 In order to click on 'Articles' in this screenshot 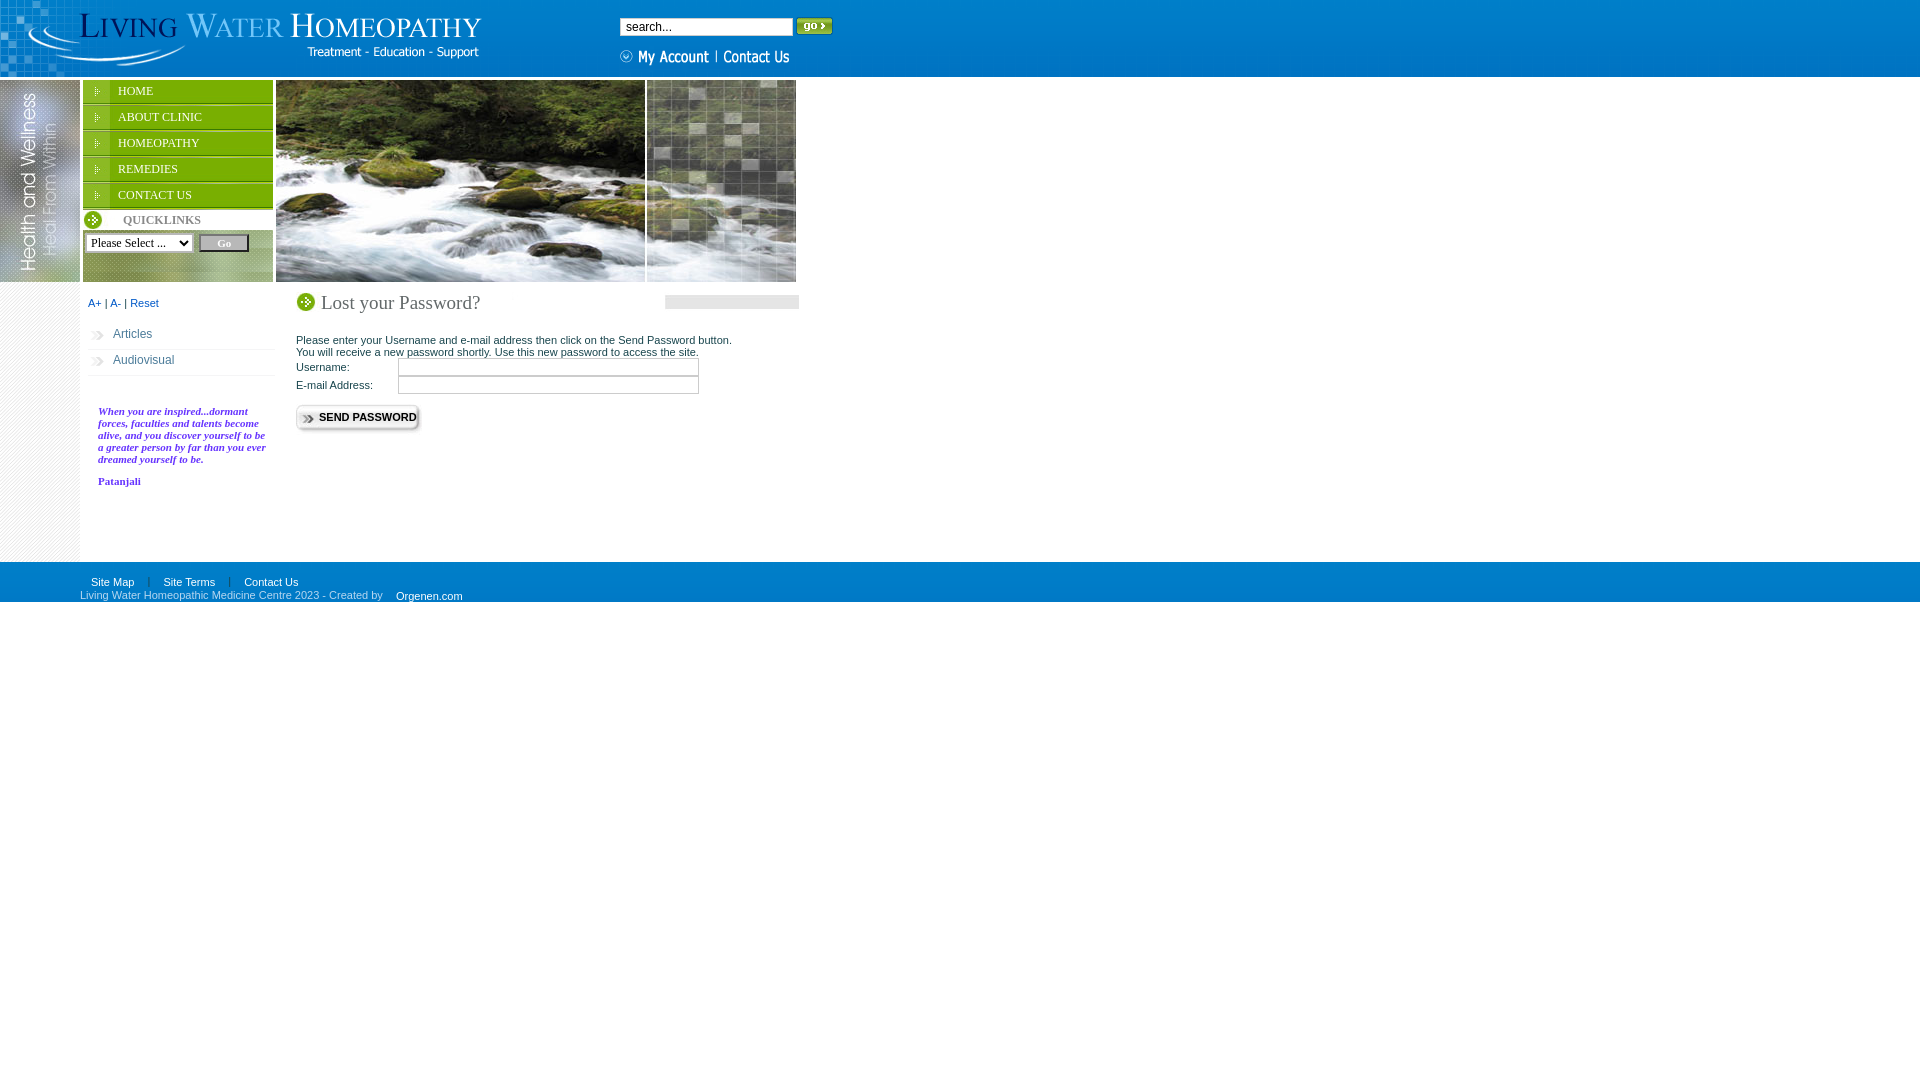, I will do `click(181, 335)`.